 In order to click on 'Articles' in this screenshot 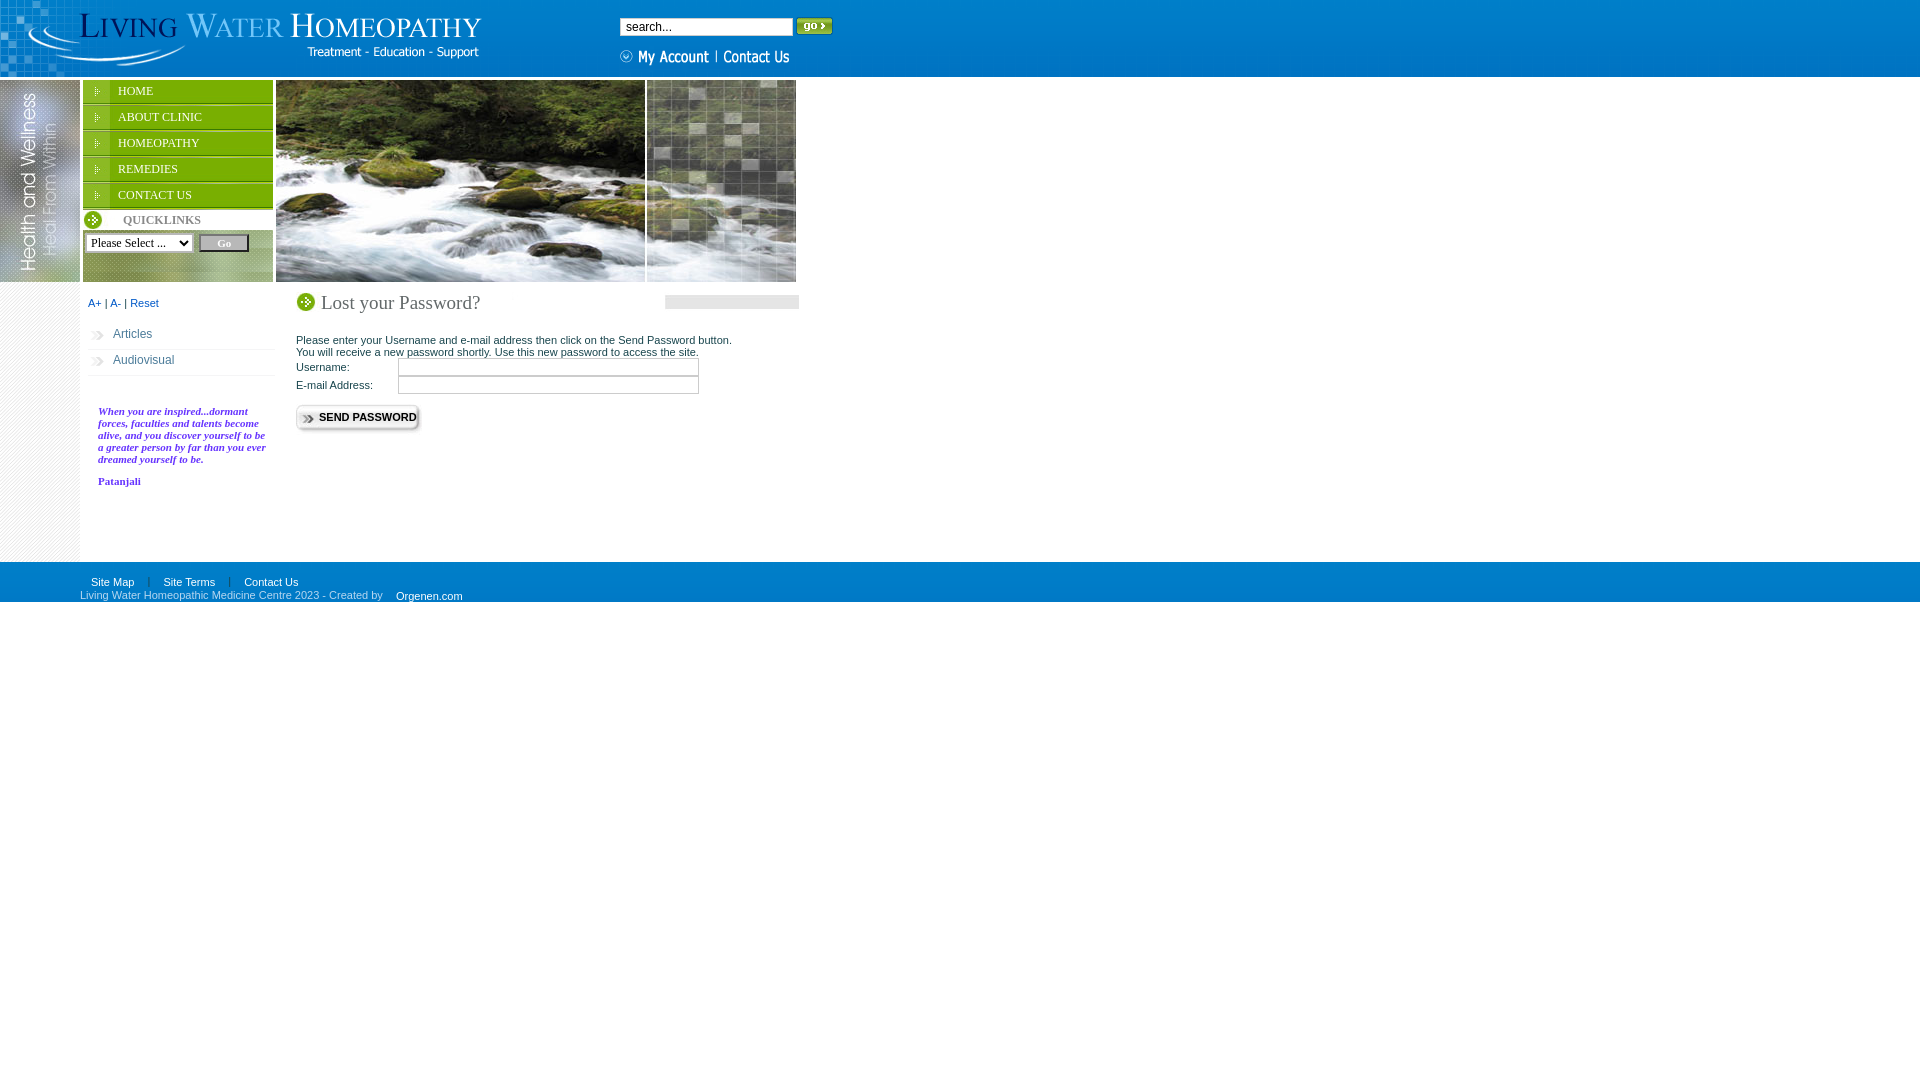, I will do `click(181, 335)`.